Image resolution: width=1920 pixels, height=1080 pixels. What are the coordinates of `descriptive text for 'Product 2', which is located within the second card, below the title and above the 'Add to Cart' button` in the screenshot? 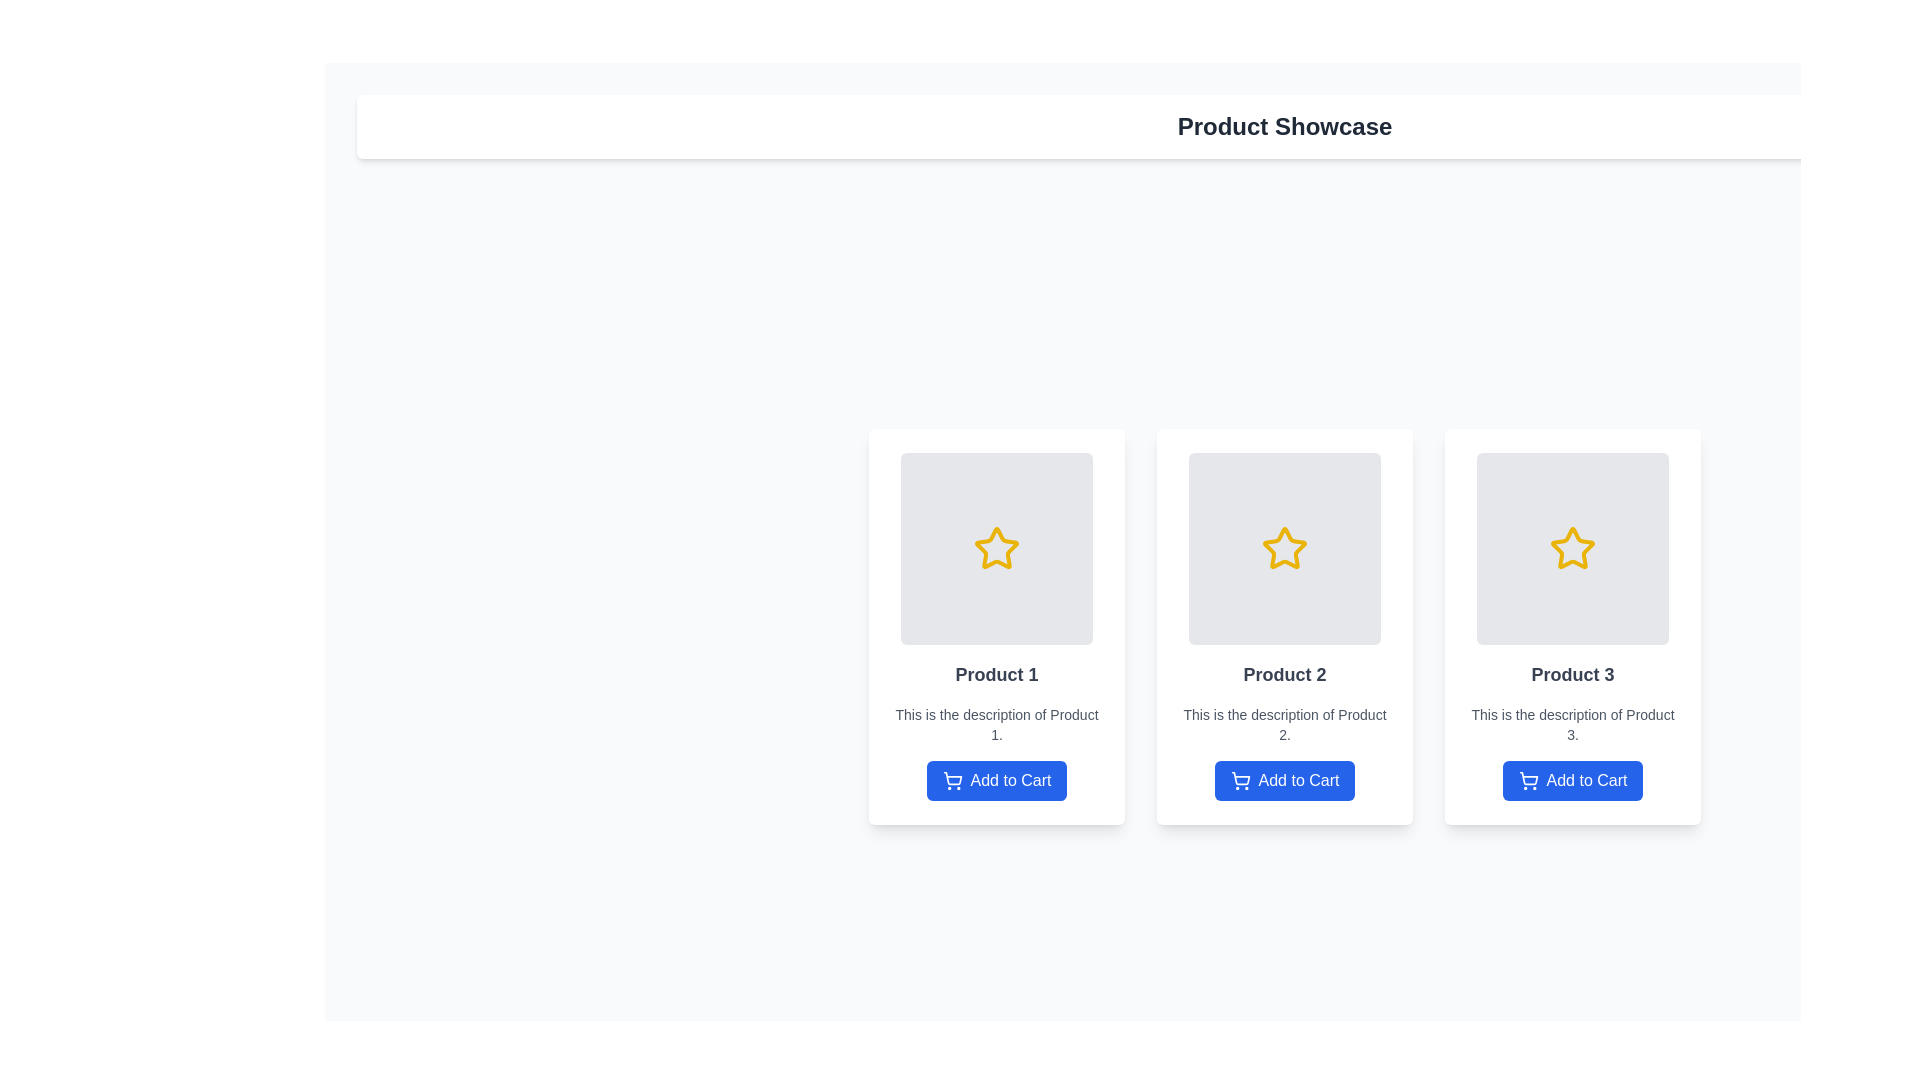 It's located at (1285, 725).